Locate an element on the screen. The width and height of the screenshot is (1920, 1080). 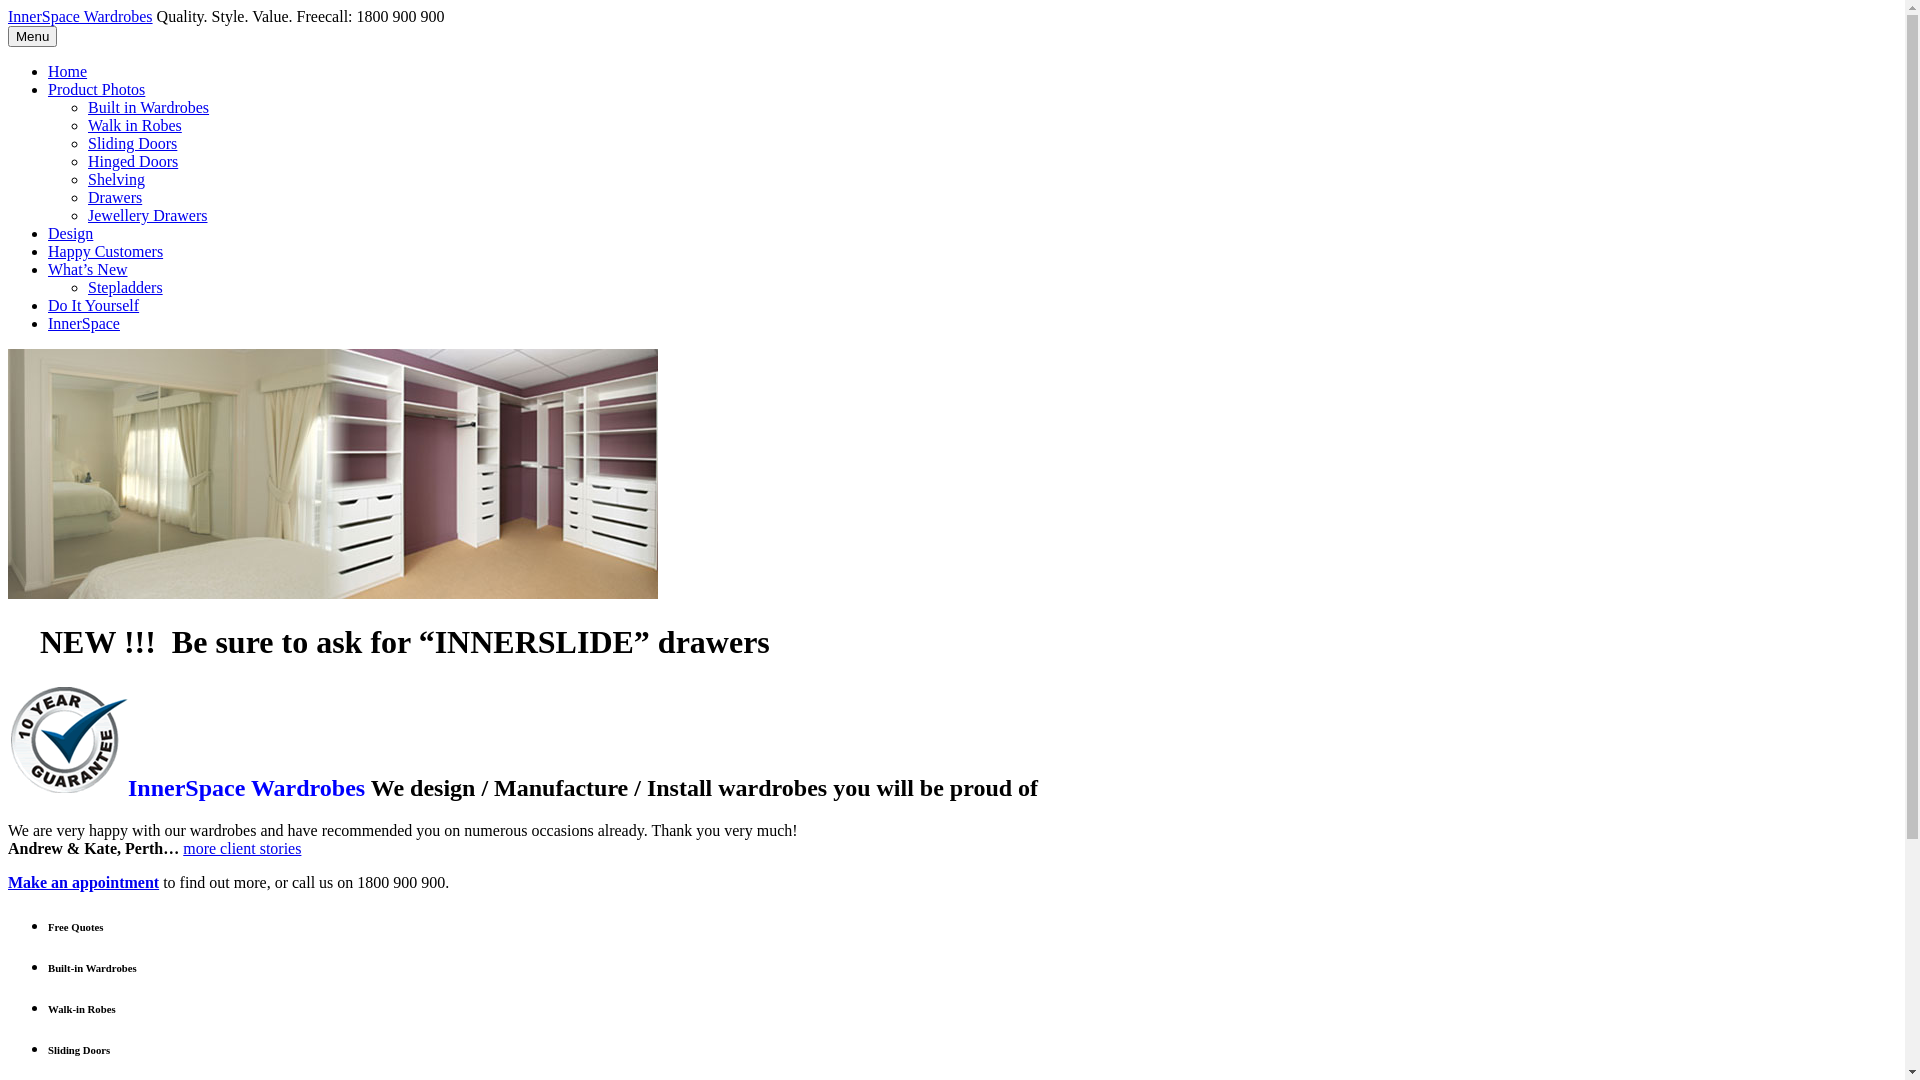
'Walk in Robes' is located at coordinates (133, 125).